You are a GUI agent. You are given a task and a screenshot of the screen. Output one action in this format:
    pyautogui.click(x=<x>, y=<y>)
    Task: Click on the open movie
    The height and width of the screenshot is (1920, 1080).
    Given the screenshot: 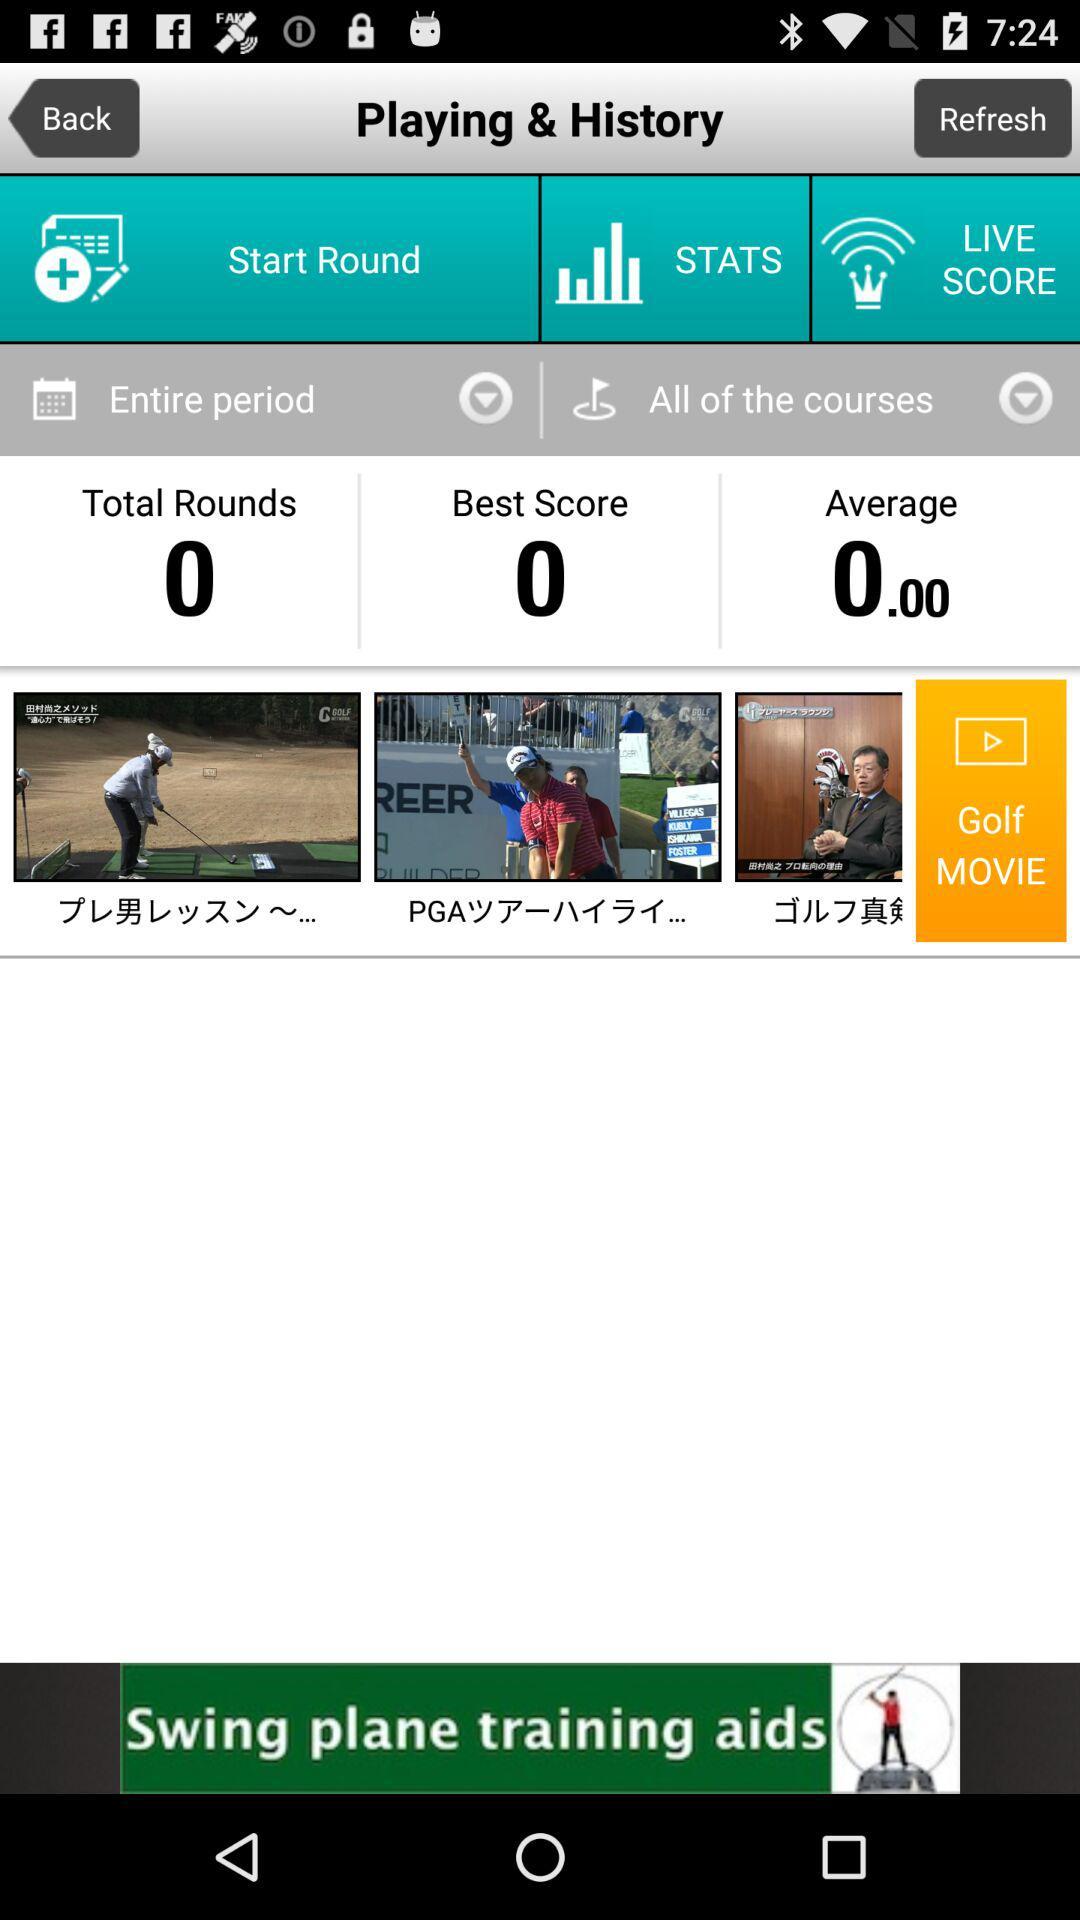 What is the action you would take?
    pyautogui.click(x=820, y=786)
    